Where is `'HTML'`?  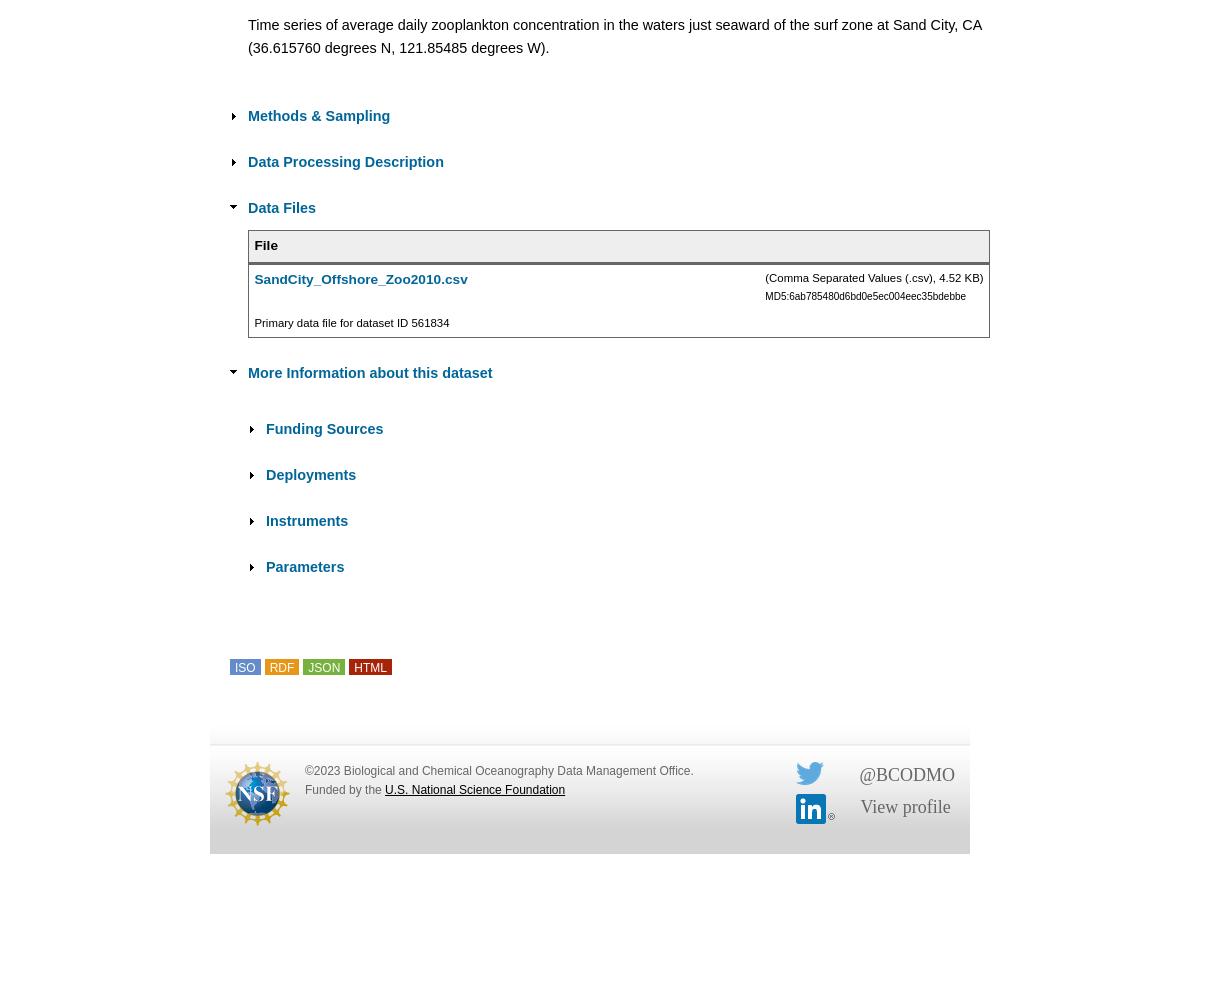
'HTML' is located at coordinates (369, 668).